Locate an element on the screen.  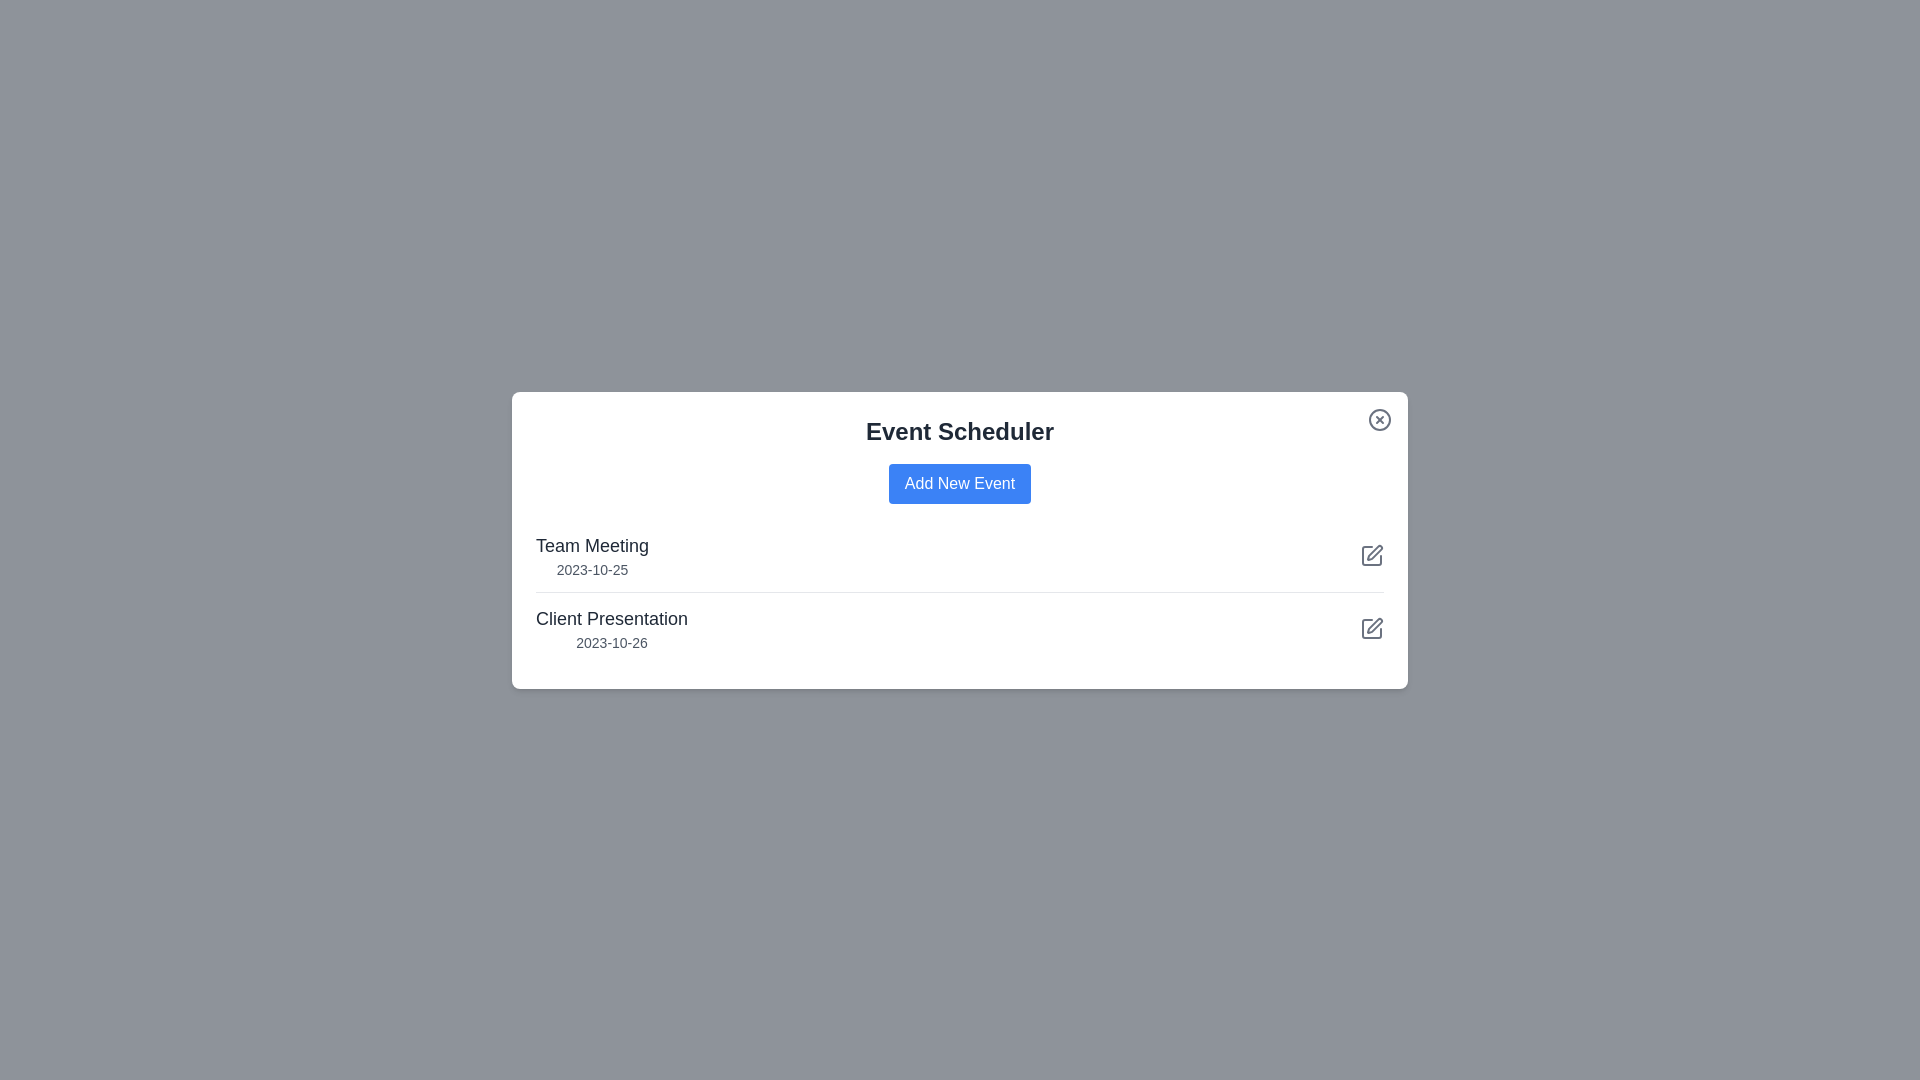
the text label displaying the date '2023-10-26' which is located under the title 'Client Presentation' is located at coordinates (611, 642).